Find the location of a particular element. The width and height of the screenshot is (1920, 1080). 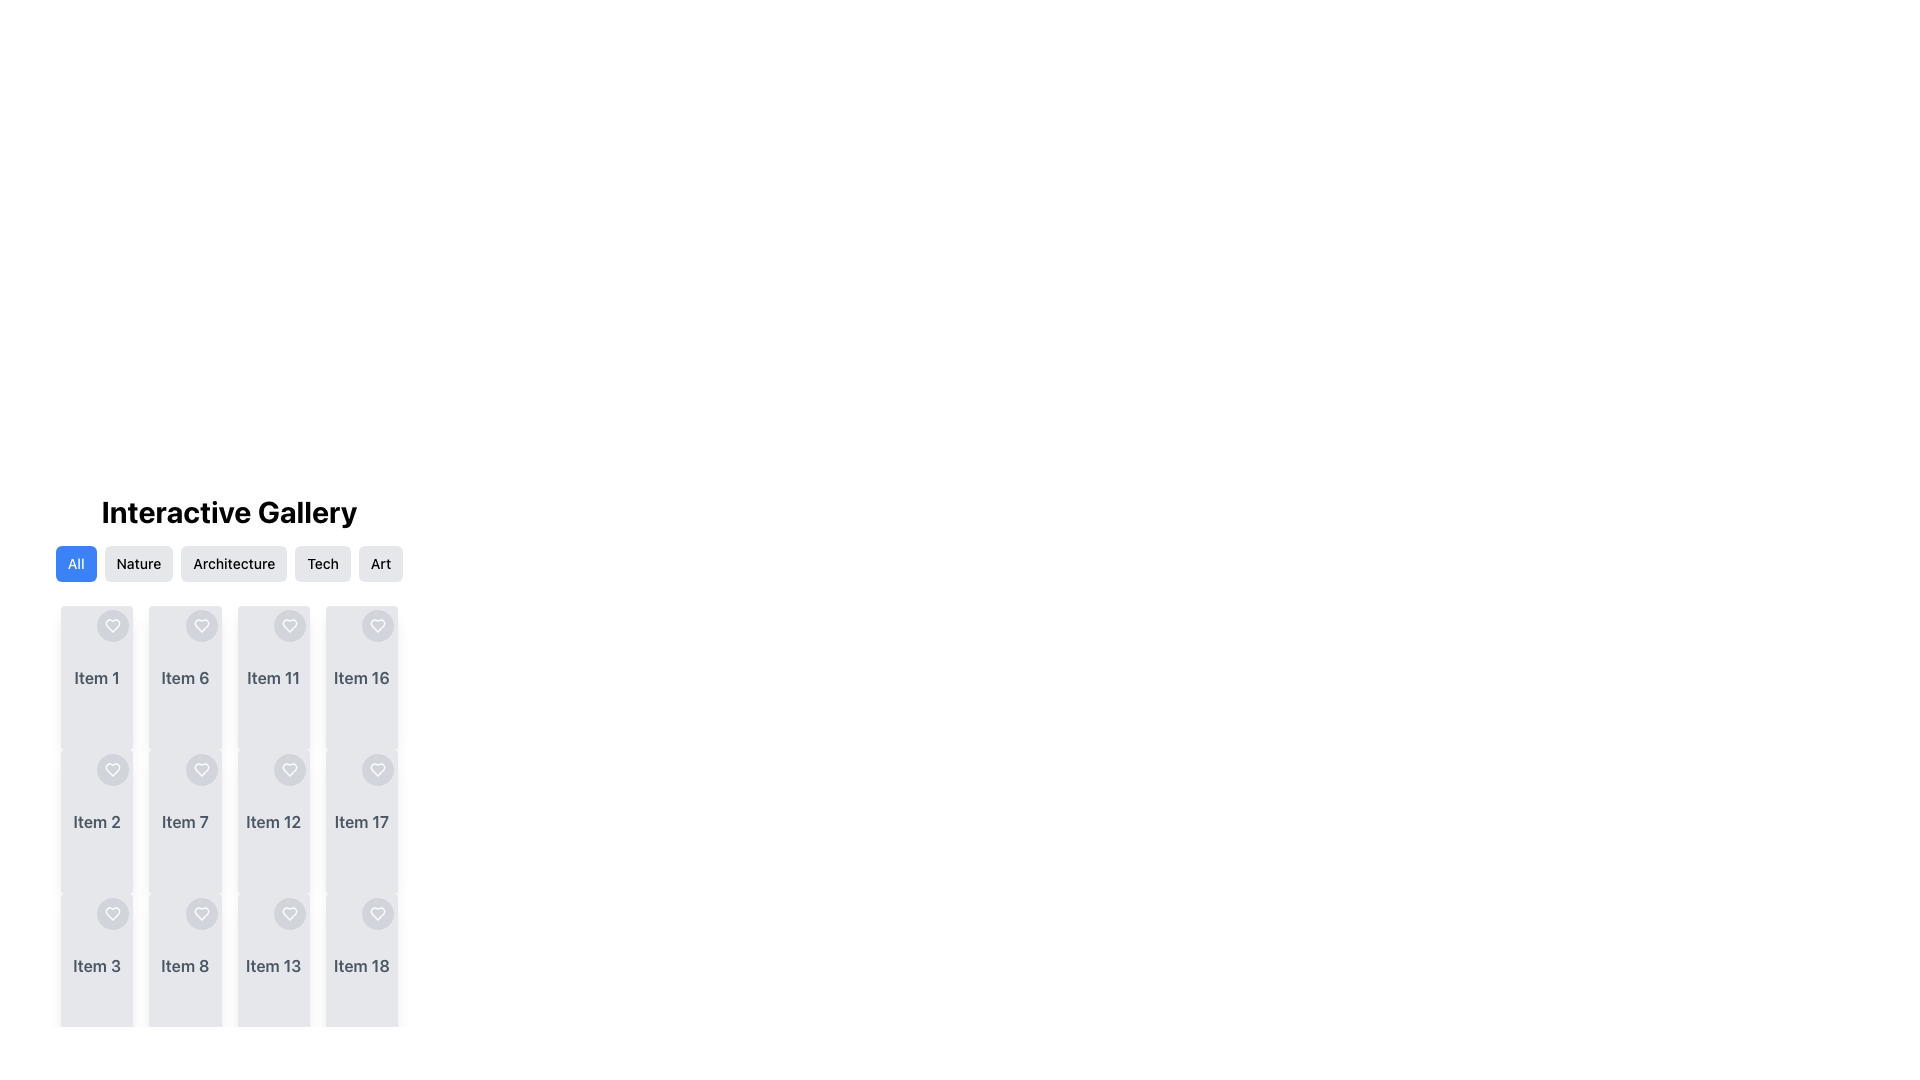

the Text label in the fourth column, third row of the grid under 'Interactive Gallery', which is centered in a light gray rectangular card is located at coordinates (361, 821).